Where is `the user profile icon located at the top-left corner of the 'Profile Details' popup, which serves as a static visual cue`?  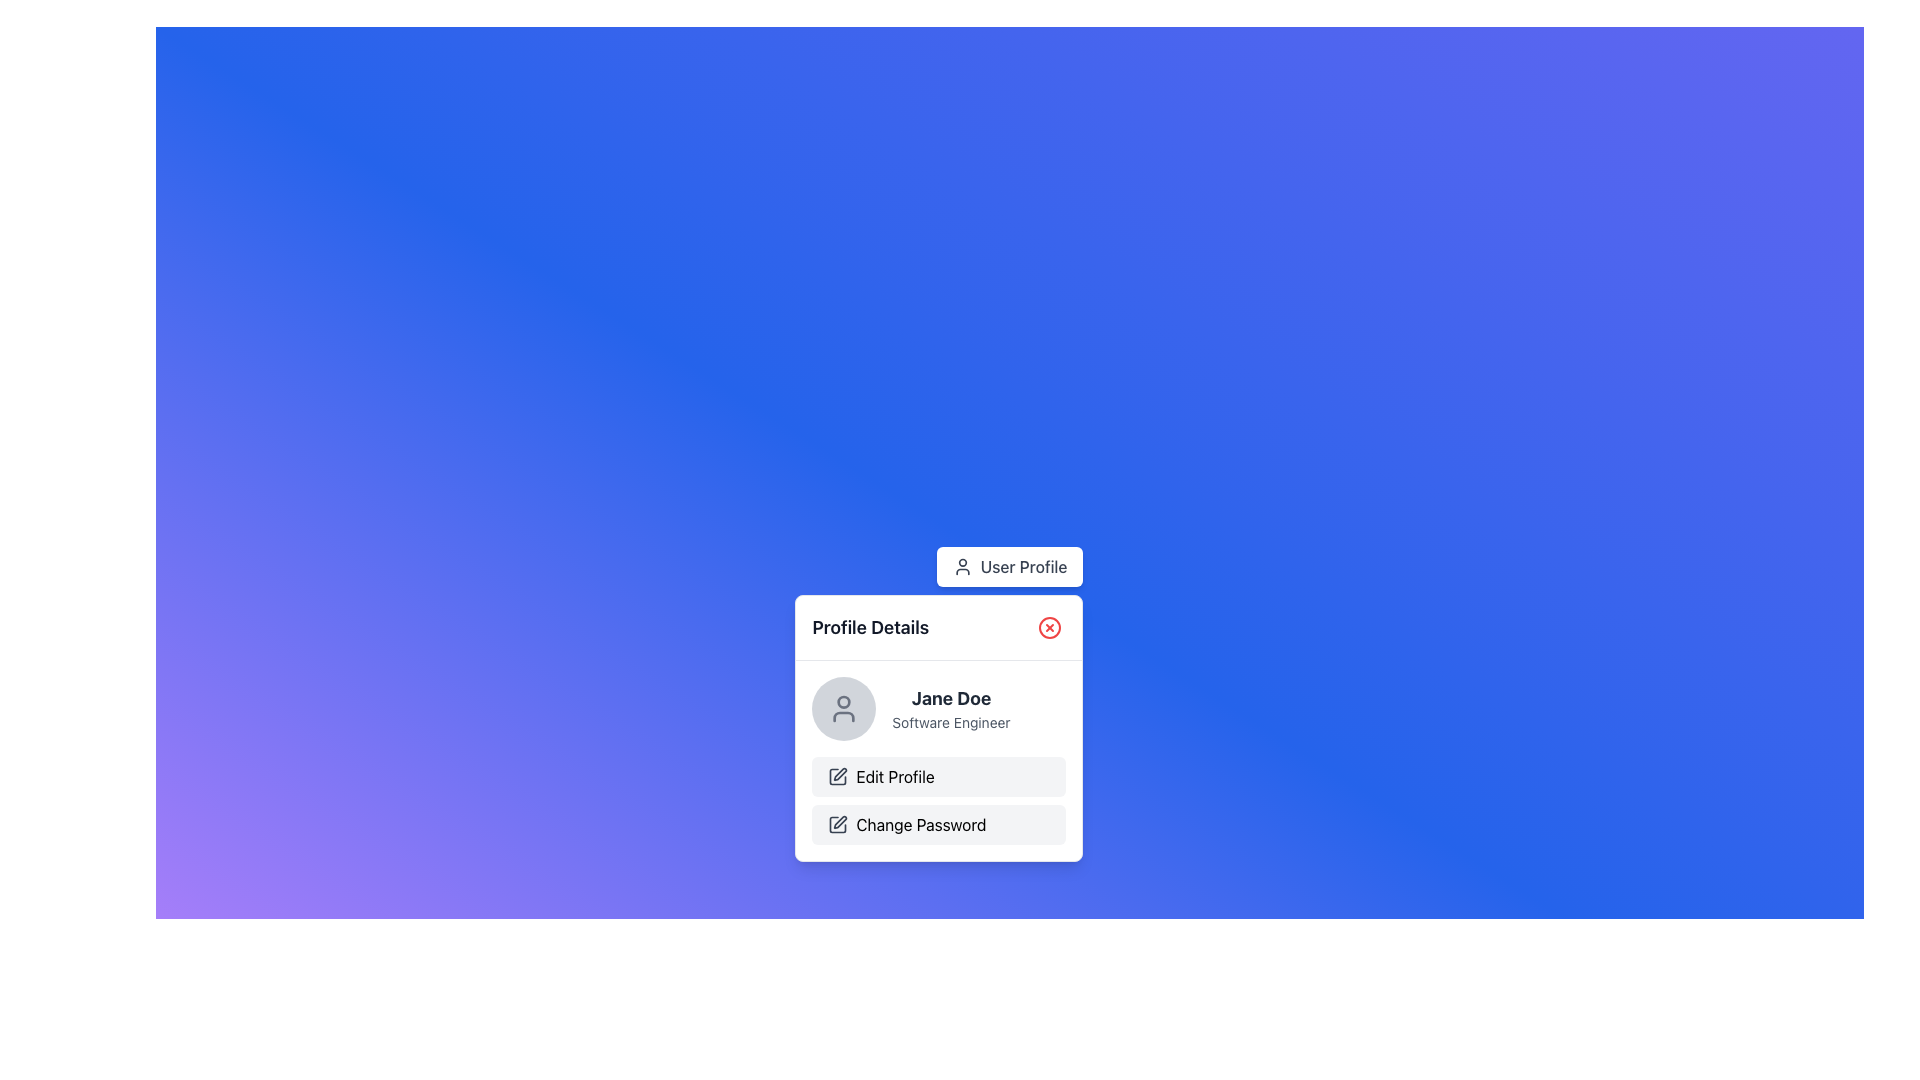 the user profile icon located at the top-left corner of the 'Profile Details' popup, which serves as a static visual cue is located at coordinates (844, 708).